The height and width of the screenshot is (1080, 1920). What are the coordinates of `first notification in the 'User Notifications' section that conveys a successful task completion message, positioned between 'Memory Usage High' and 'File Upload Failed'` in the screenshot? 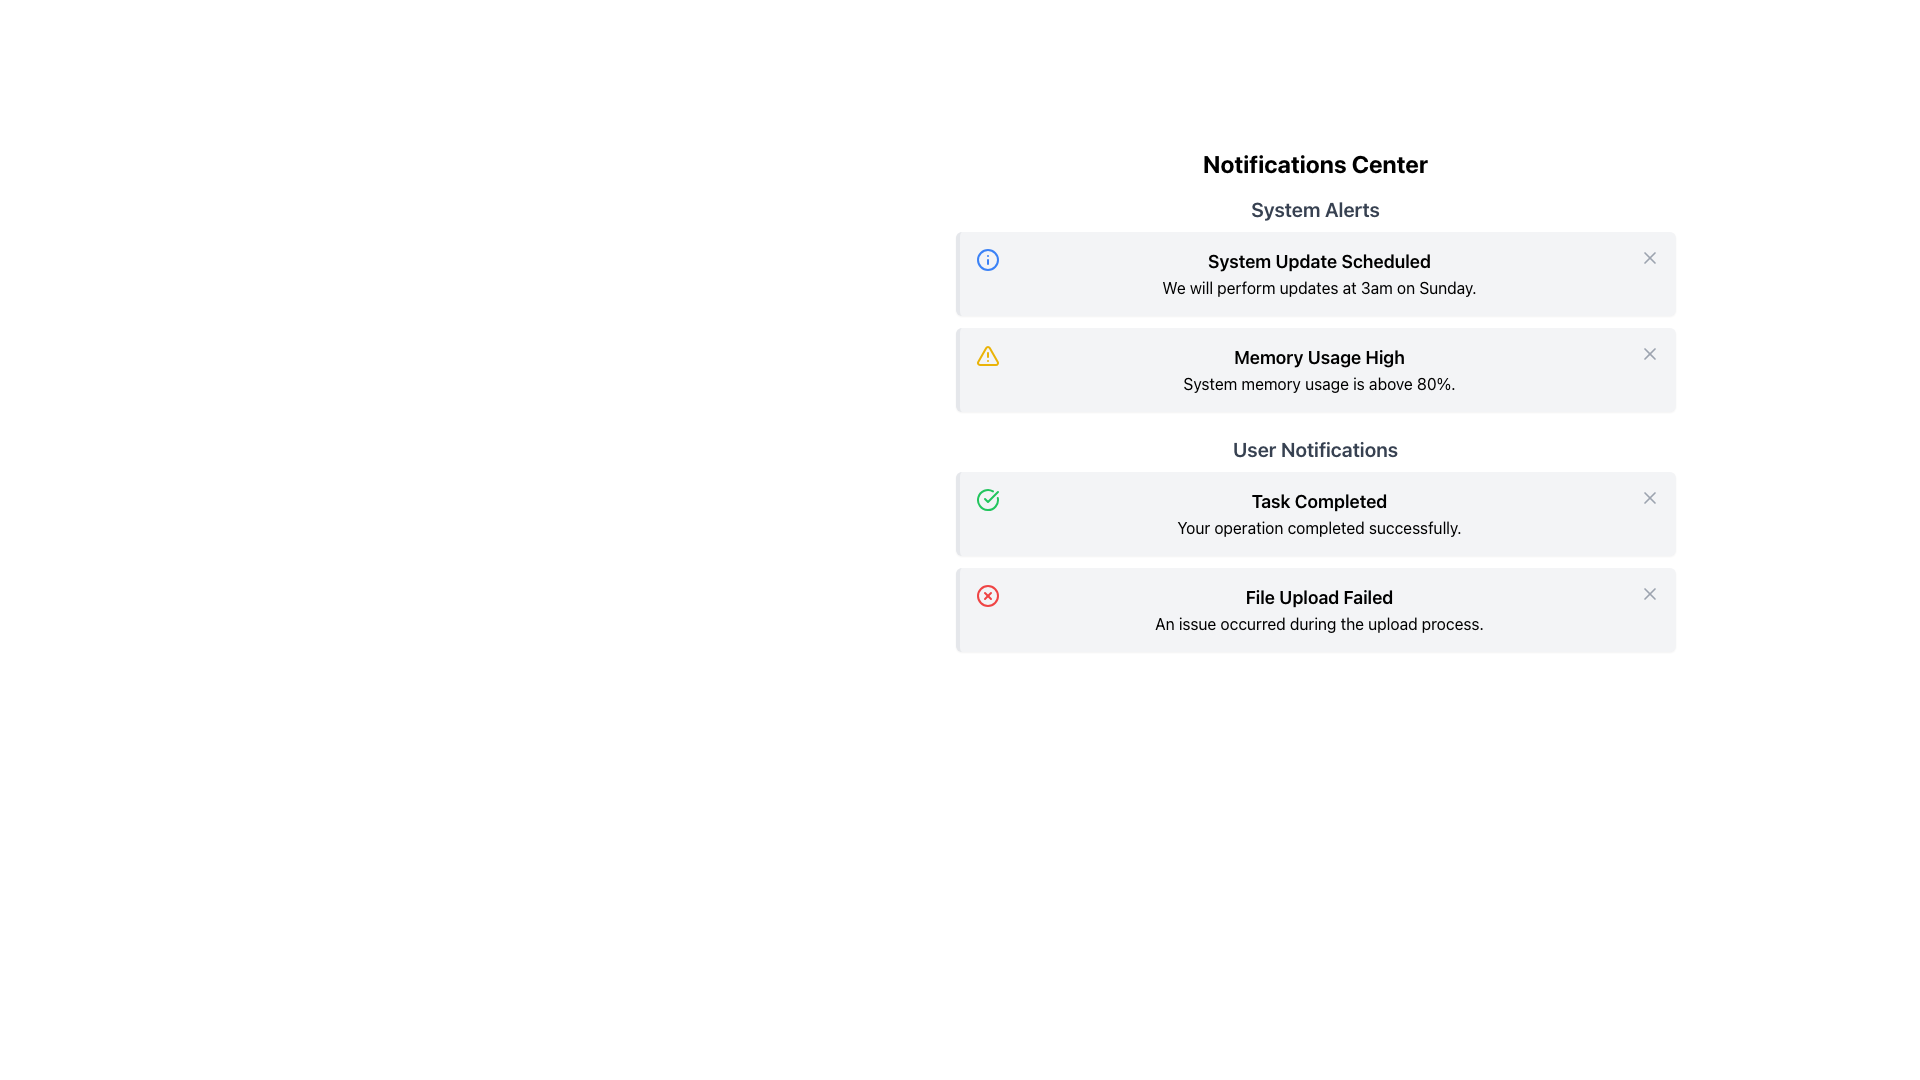 It's located at (1315, 512).